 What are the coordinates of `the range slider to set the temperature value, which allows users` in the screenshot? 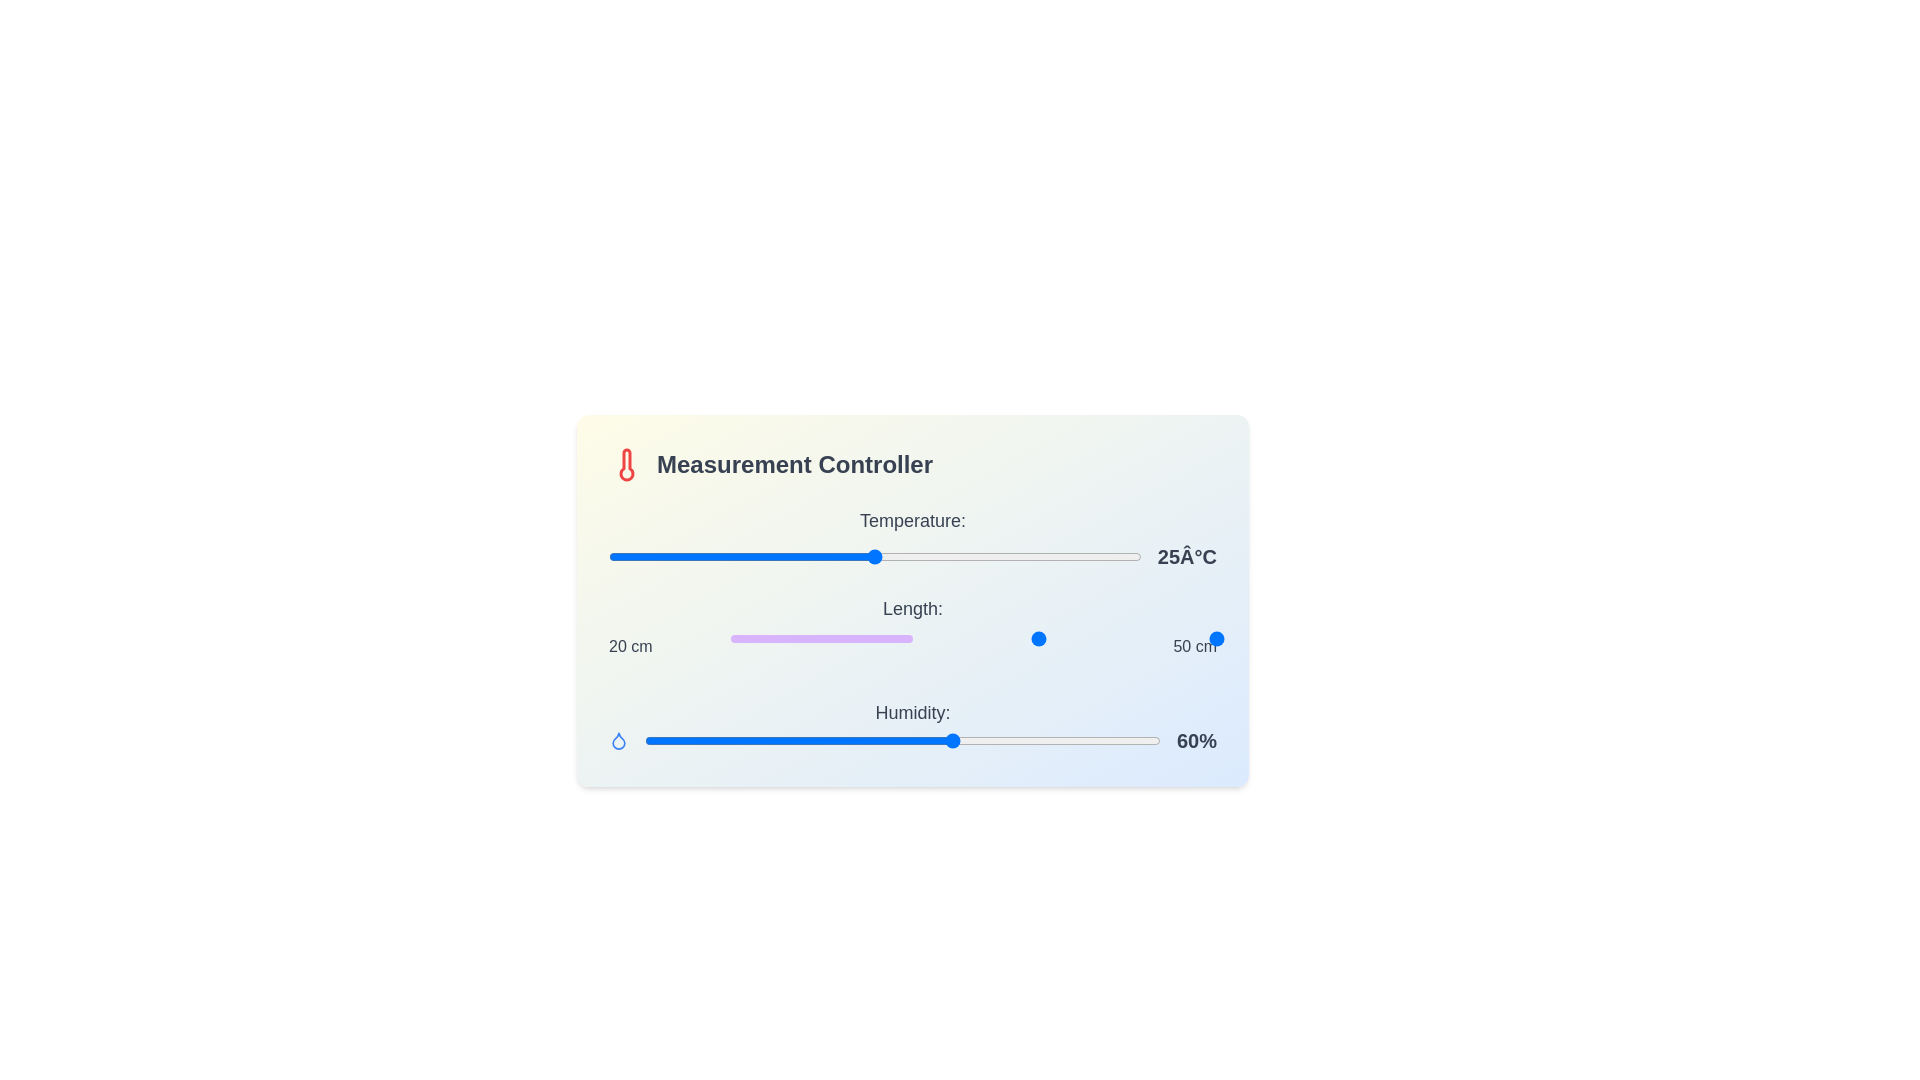 It's located at (911, 556).